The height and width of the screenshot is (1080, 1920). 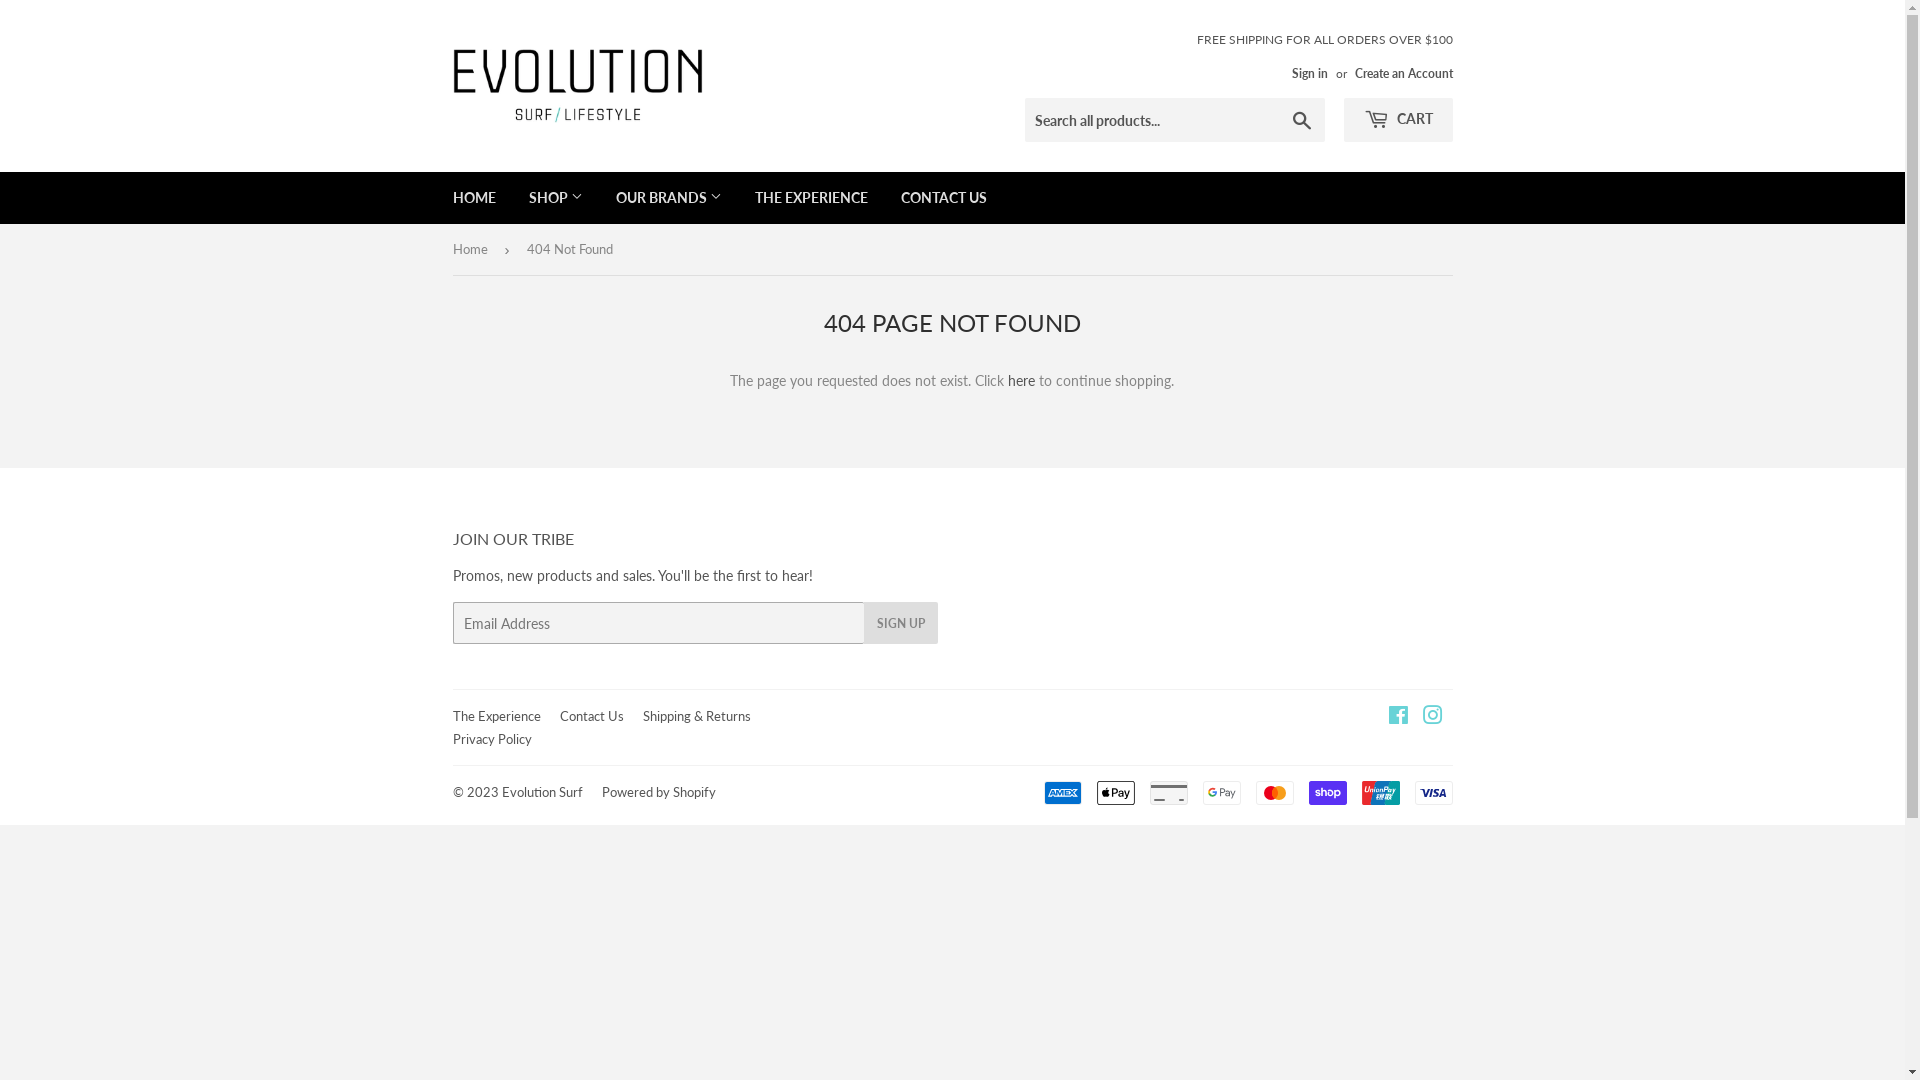 I want to click on 'Contact Us', so click(x=590, y=715).